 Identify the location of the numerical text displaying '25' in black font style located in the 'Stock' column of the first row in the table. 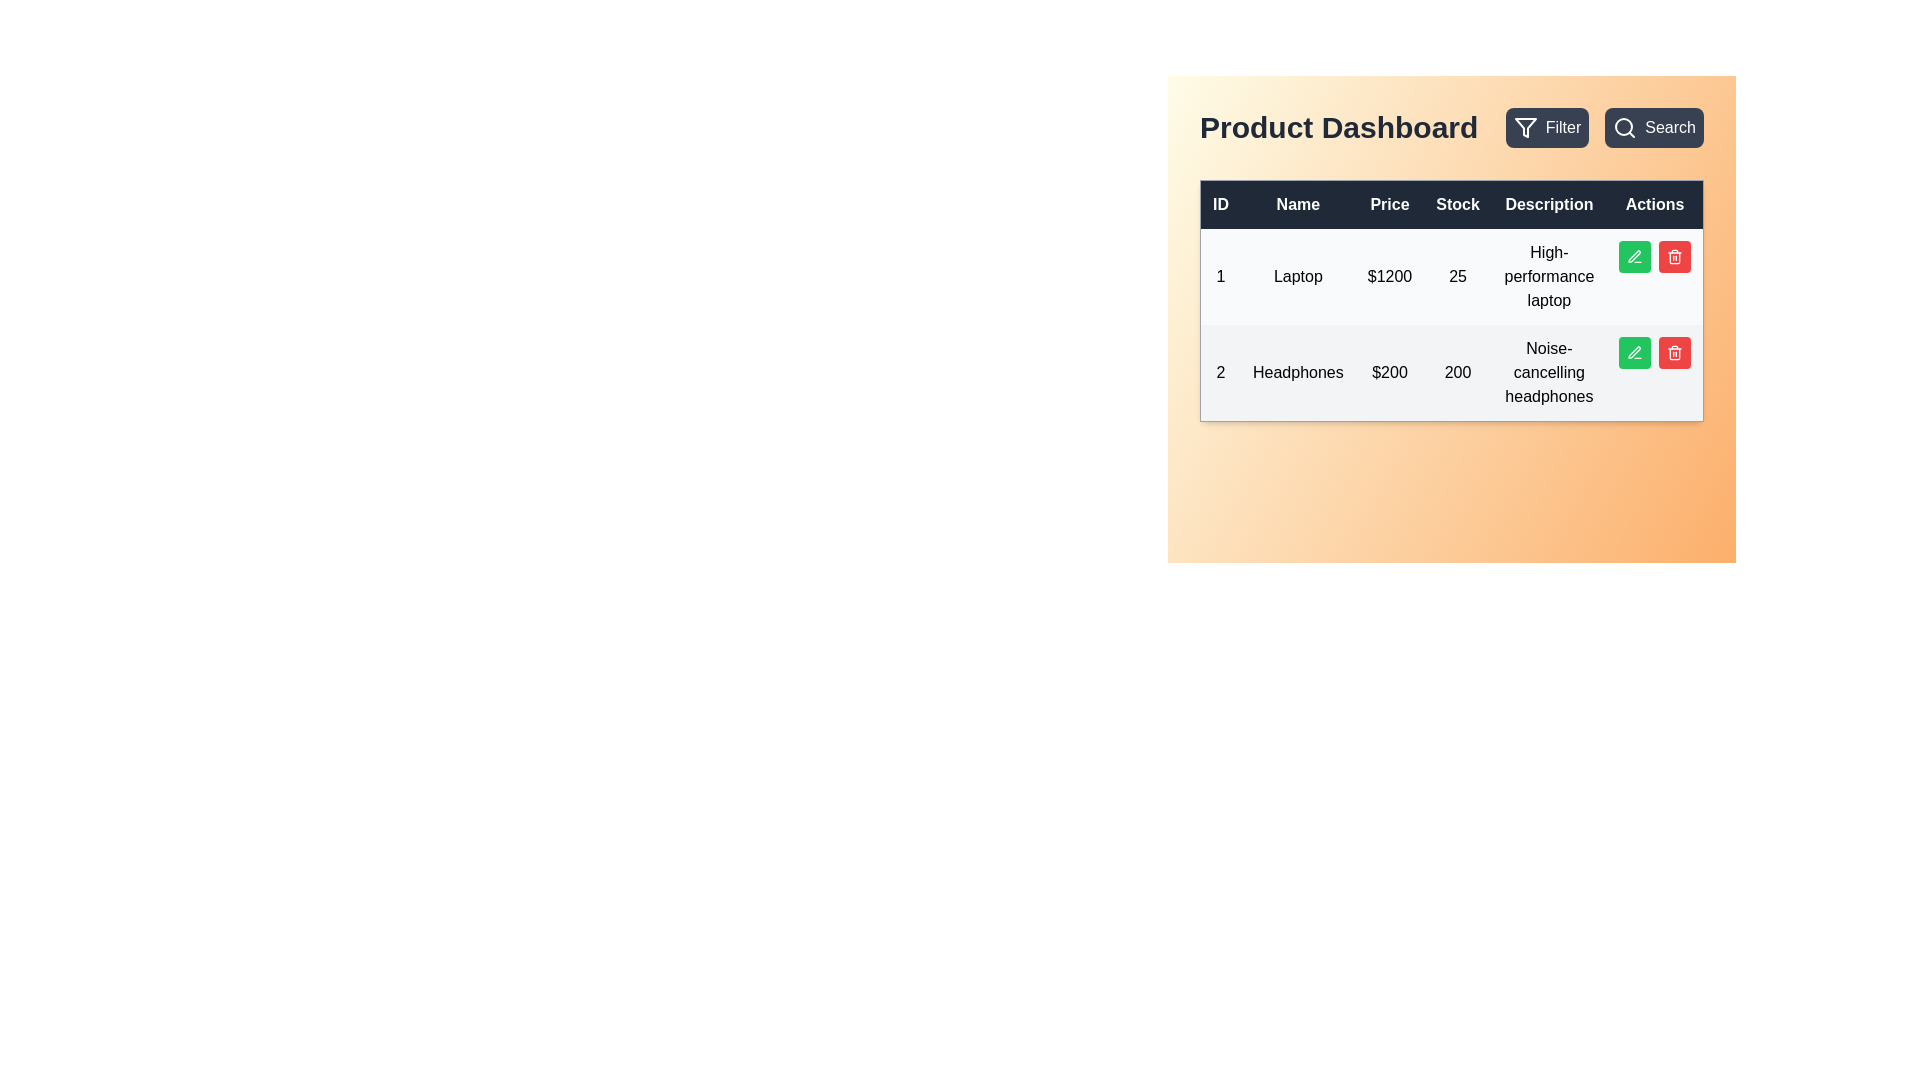
(1458, 277).